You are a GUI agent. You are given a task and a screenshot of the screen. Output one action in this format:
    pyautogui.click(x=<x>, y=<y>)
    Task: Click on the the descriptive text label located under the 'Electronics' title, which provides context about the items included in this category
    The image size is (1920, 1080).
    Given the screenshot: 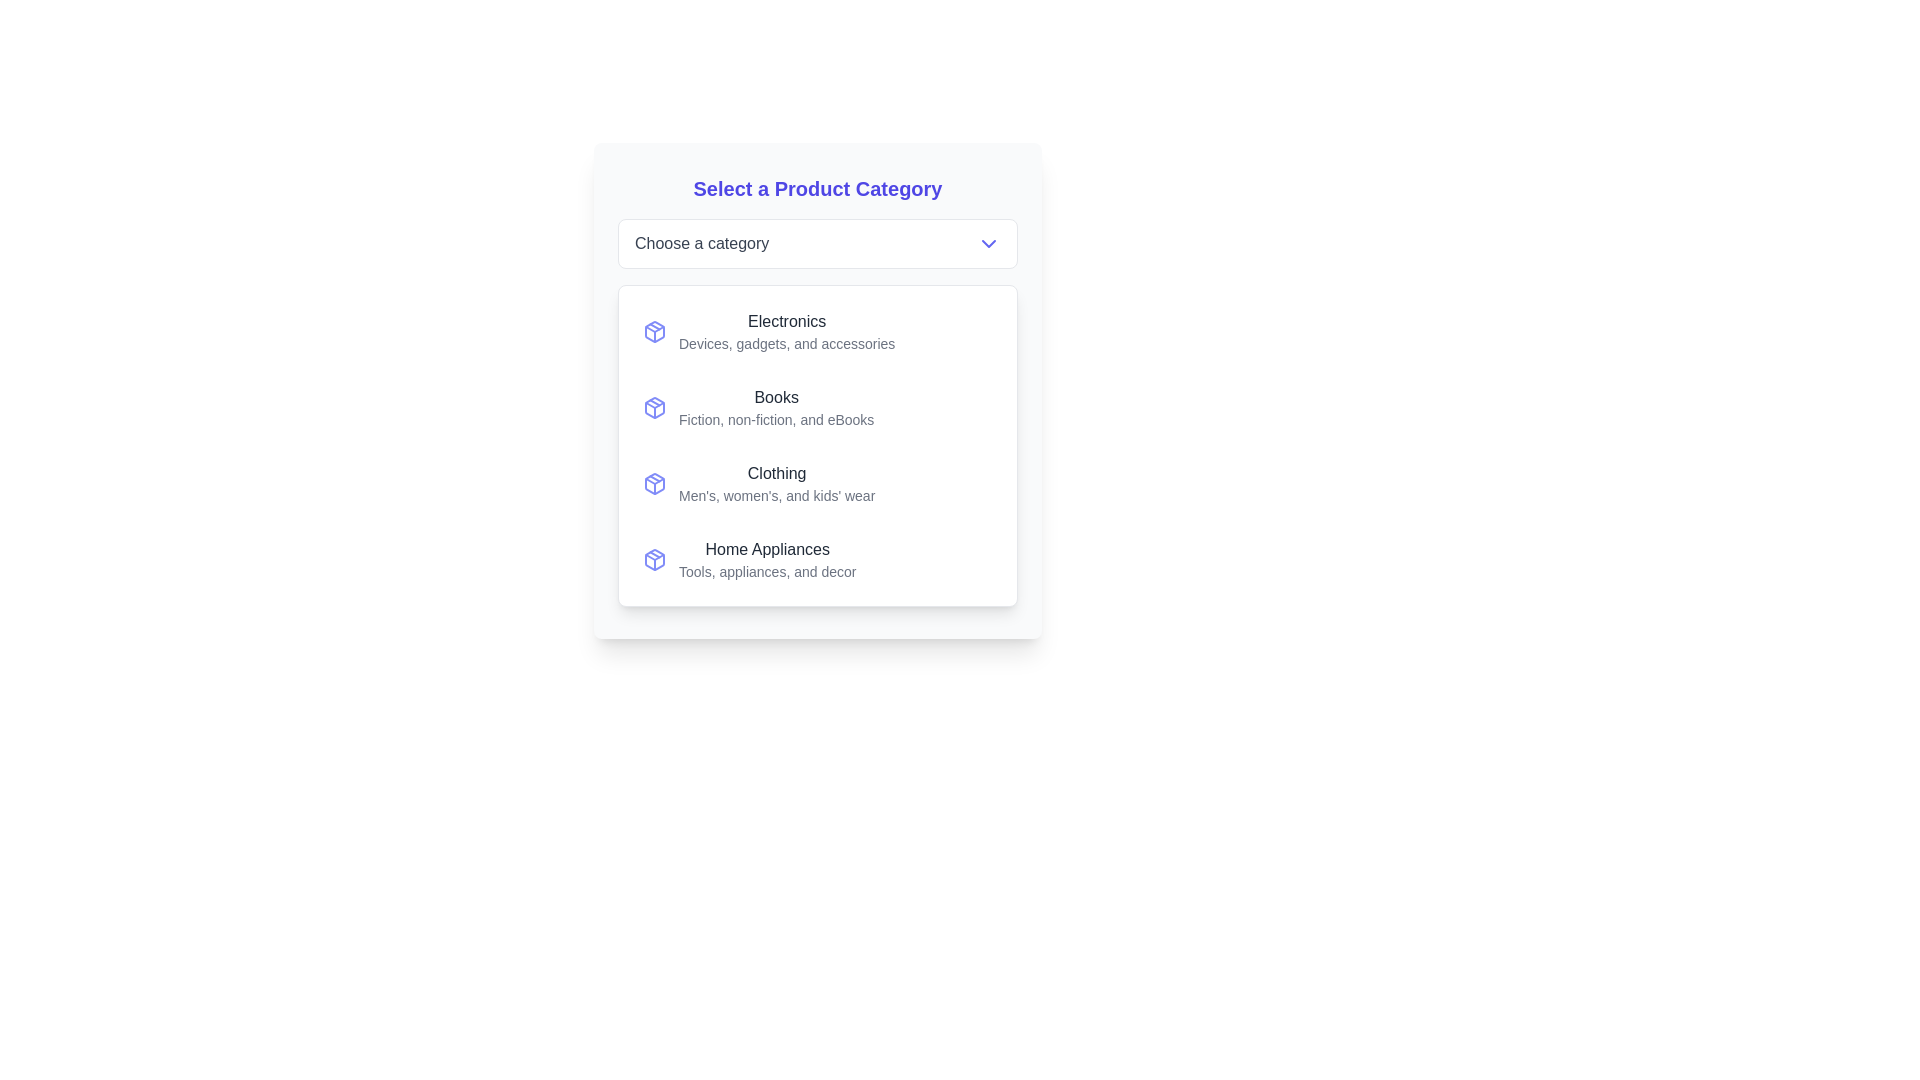 What is the action you would take?
    pyautogui.click(x=786, y=342)
    